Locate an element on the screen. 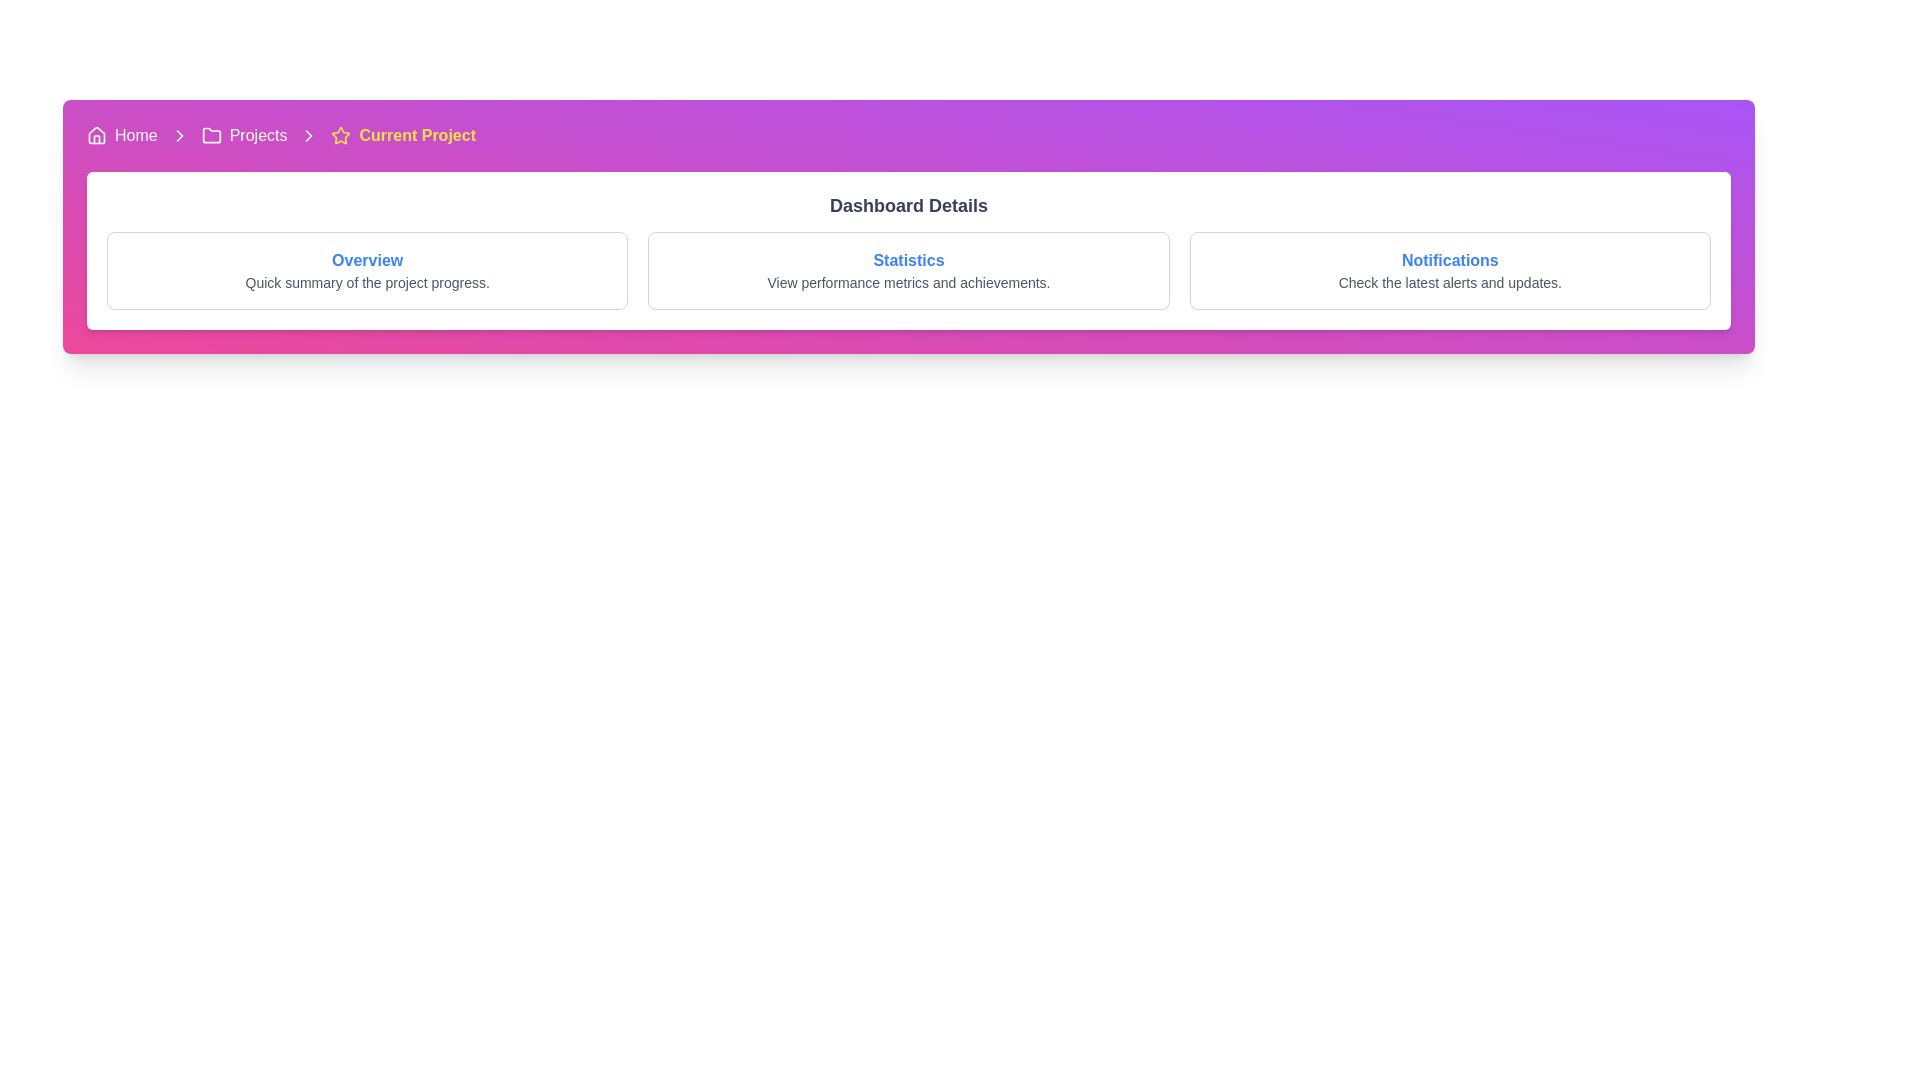  the Informational Card located in the middle of a row of three cards, specifically the second card that provides performance metrics and achievements is located at coordinates (907, 270).